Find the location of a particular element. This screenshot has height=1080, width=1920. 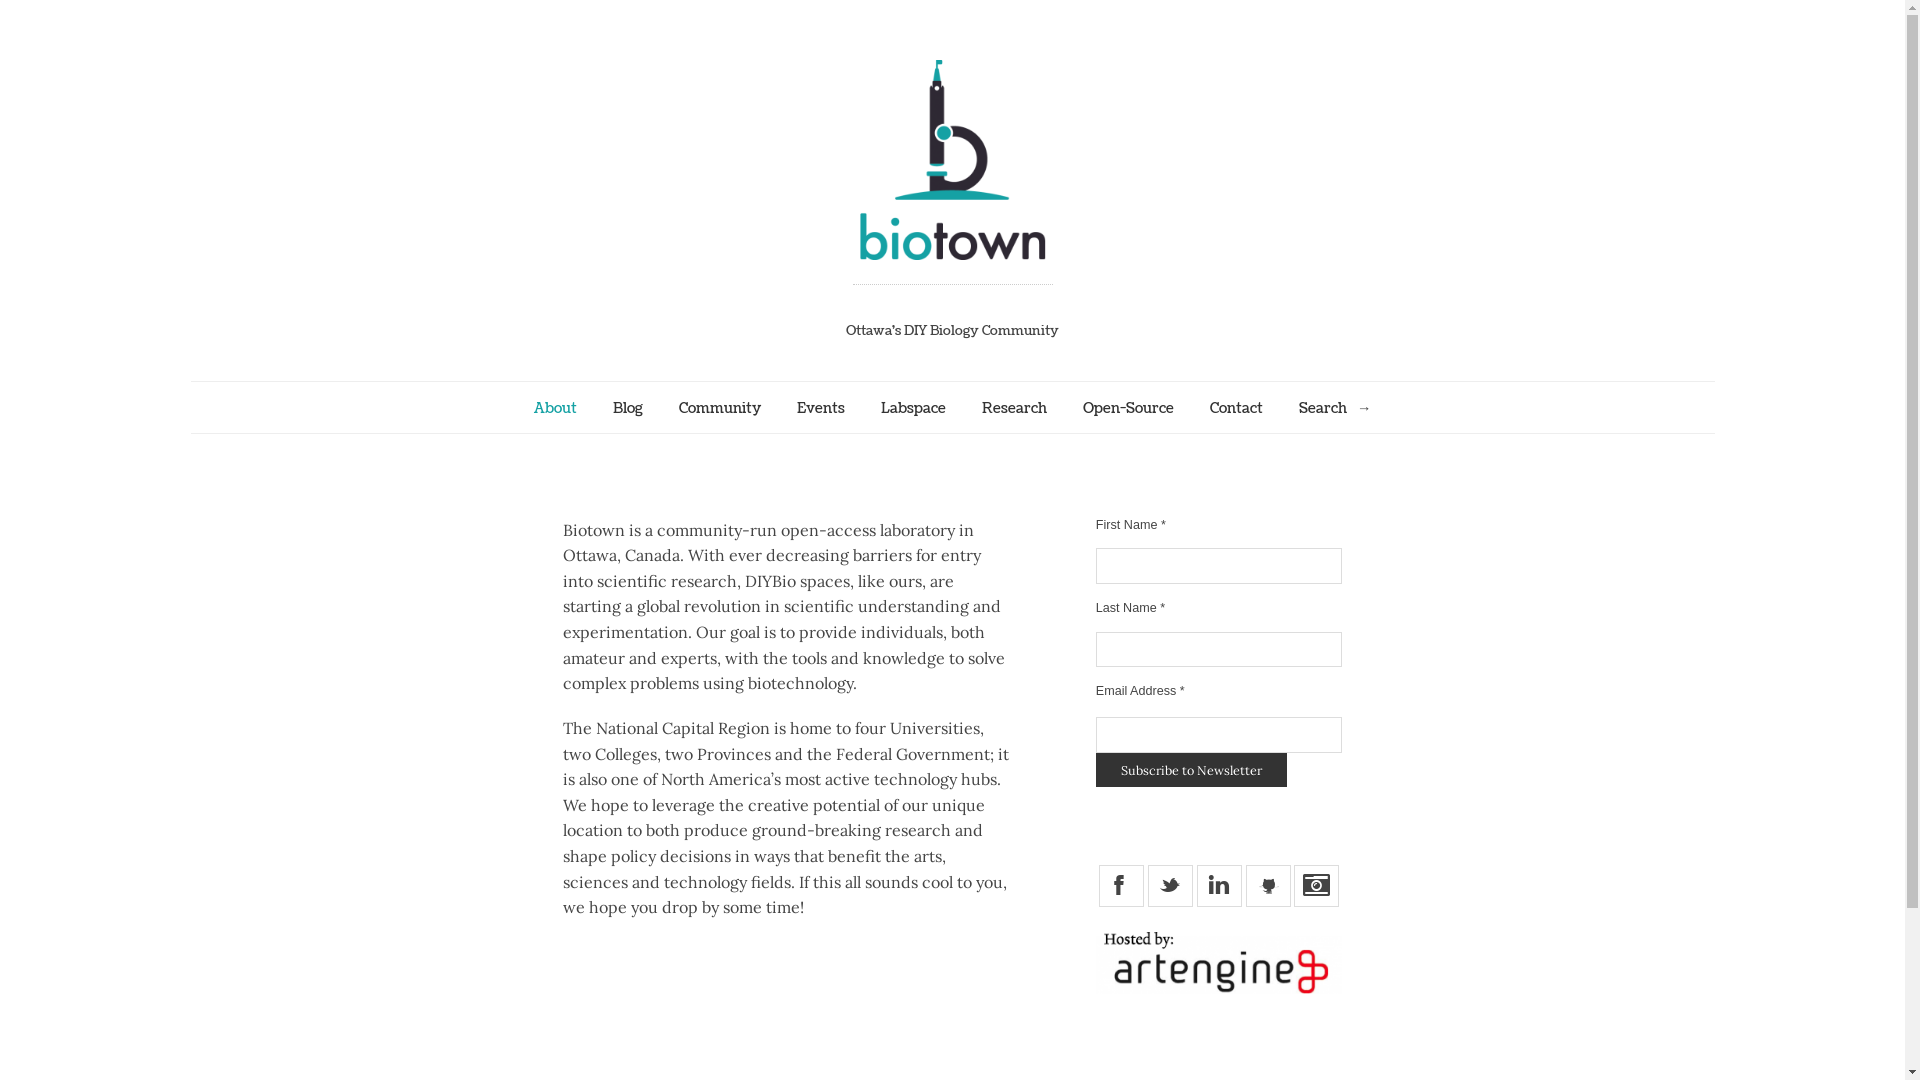

'Open-Source' is located at coordinates (1127, 407).